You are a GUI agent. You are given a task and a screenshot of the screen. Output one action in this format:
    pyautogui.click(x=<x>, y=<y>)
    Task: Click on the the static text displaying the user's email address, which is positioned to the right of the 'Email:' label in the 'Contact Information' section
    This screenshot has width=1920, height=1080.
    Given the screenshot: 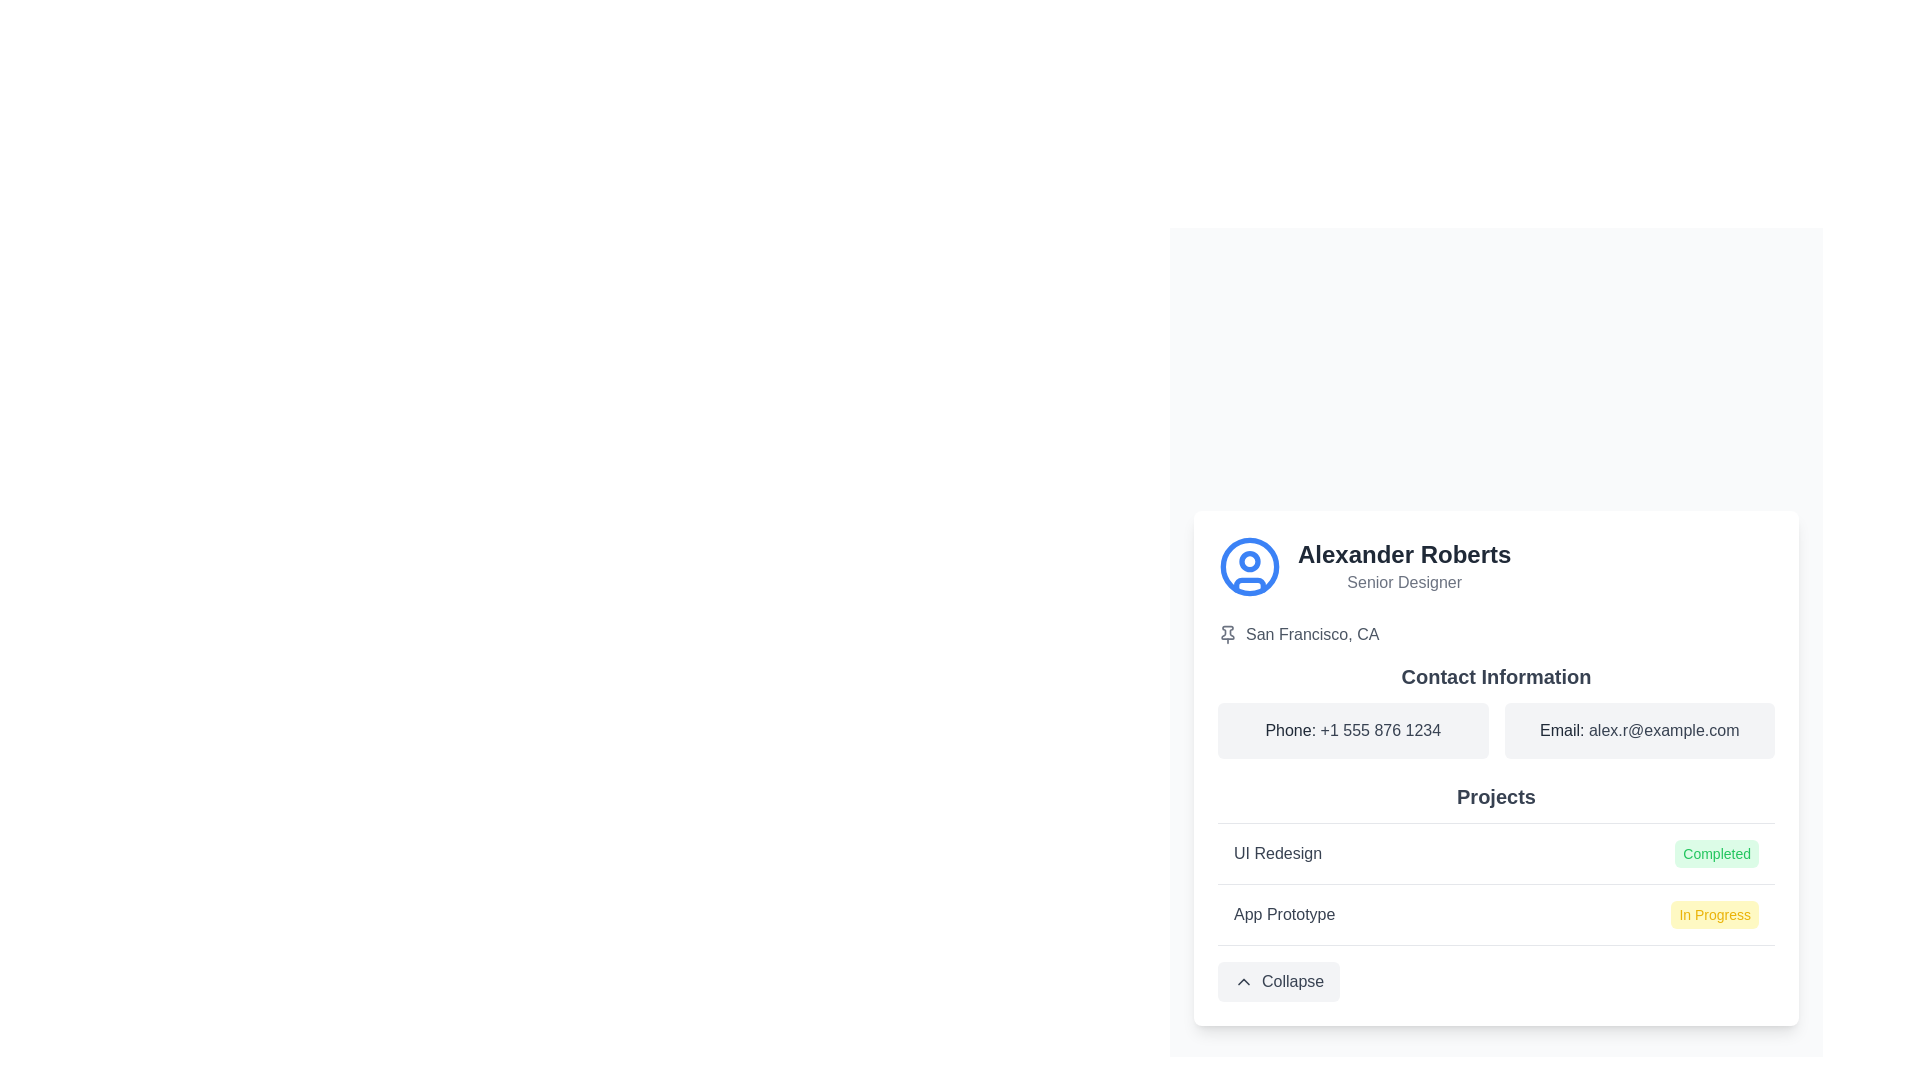 What is the action you would take?
    pyautogui.click(x=1664, y=729)
    